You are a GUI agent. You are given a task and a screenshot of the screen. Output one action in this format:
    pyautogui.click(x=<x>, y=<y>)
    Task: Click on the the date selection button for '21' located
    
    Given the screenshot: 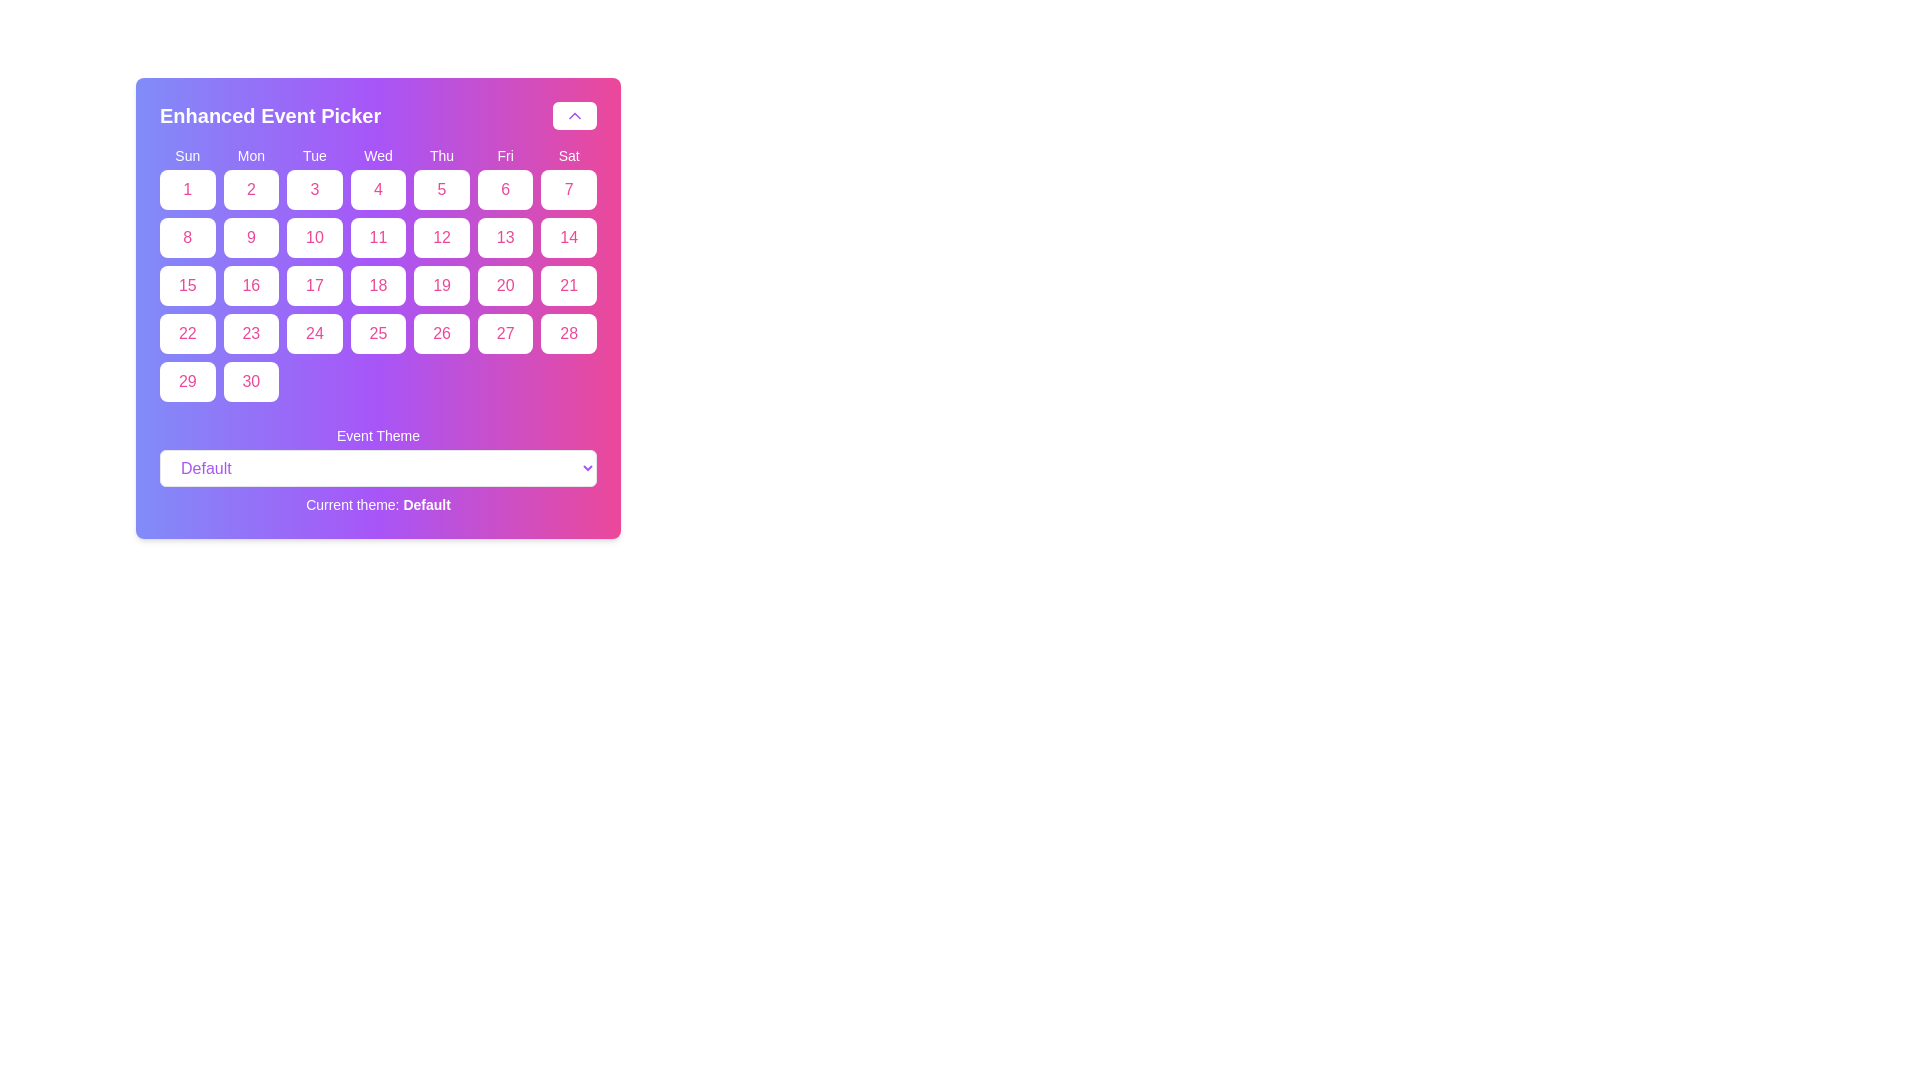 What is the action you would take?
    pyautogui.click(x=568, y=285)
    